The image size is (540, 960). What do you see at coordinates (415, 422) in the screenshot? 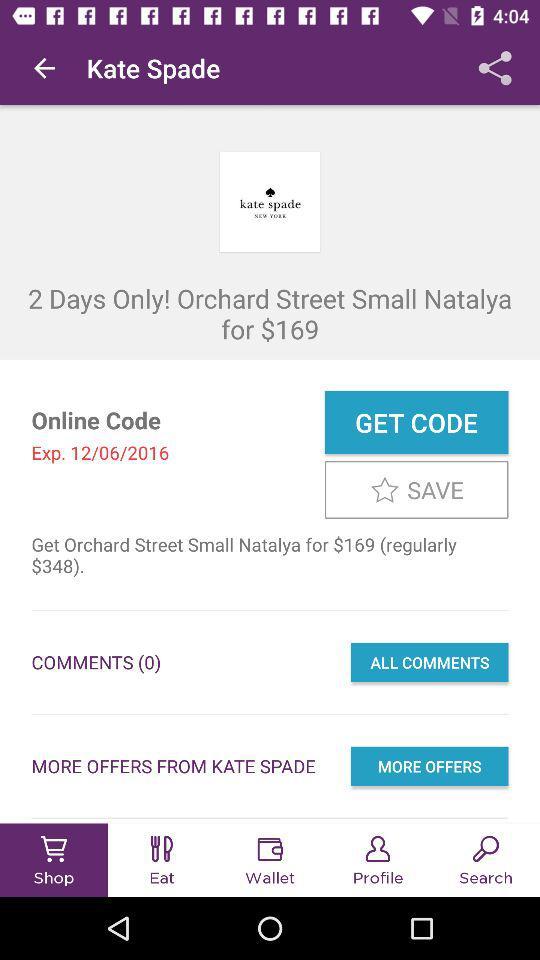
I see `the item next to the online code` at bounding box center [415, 422].